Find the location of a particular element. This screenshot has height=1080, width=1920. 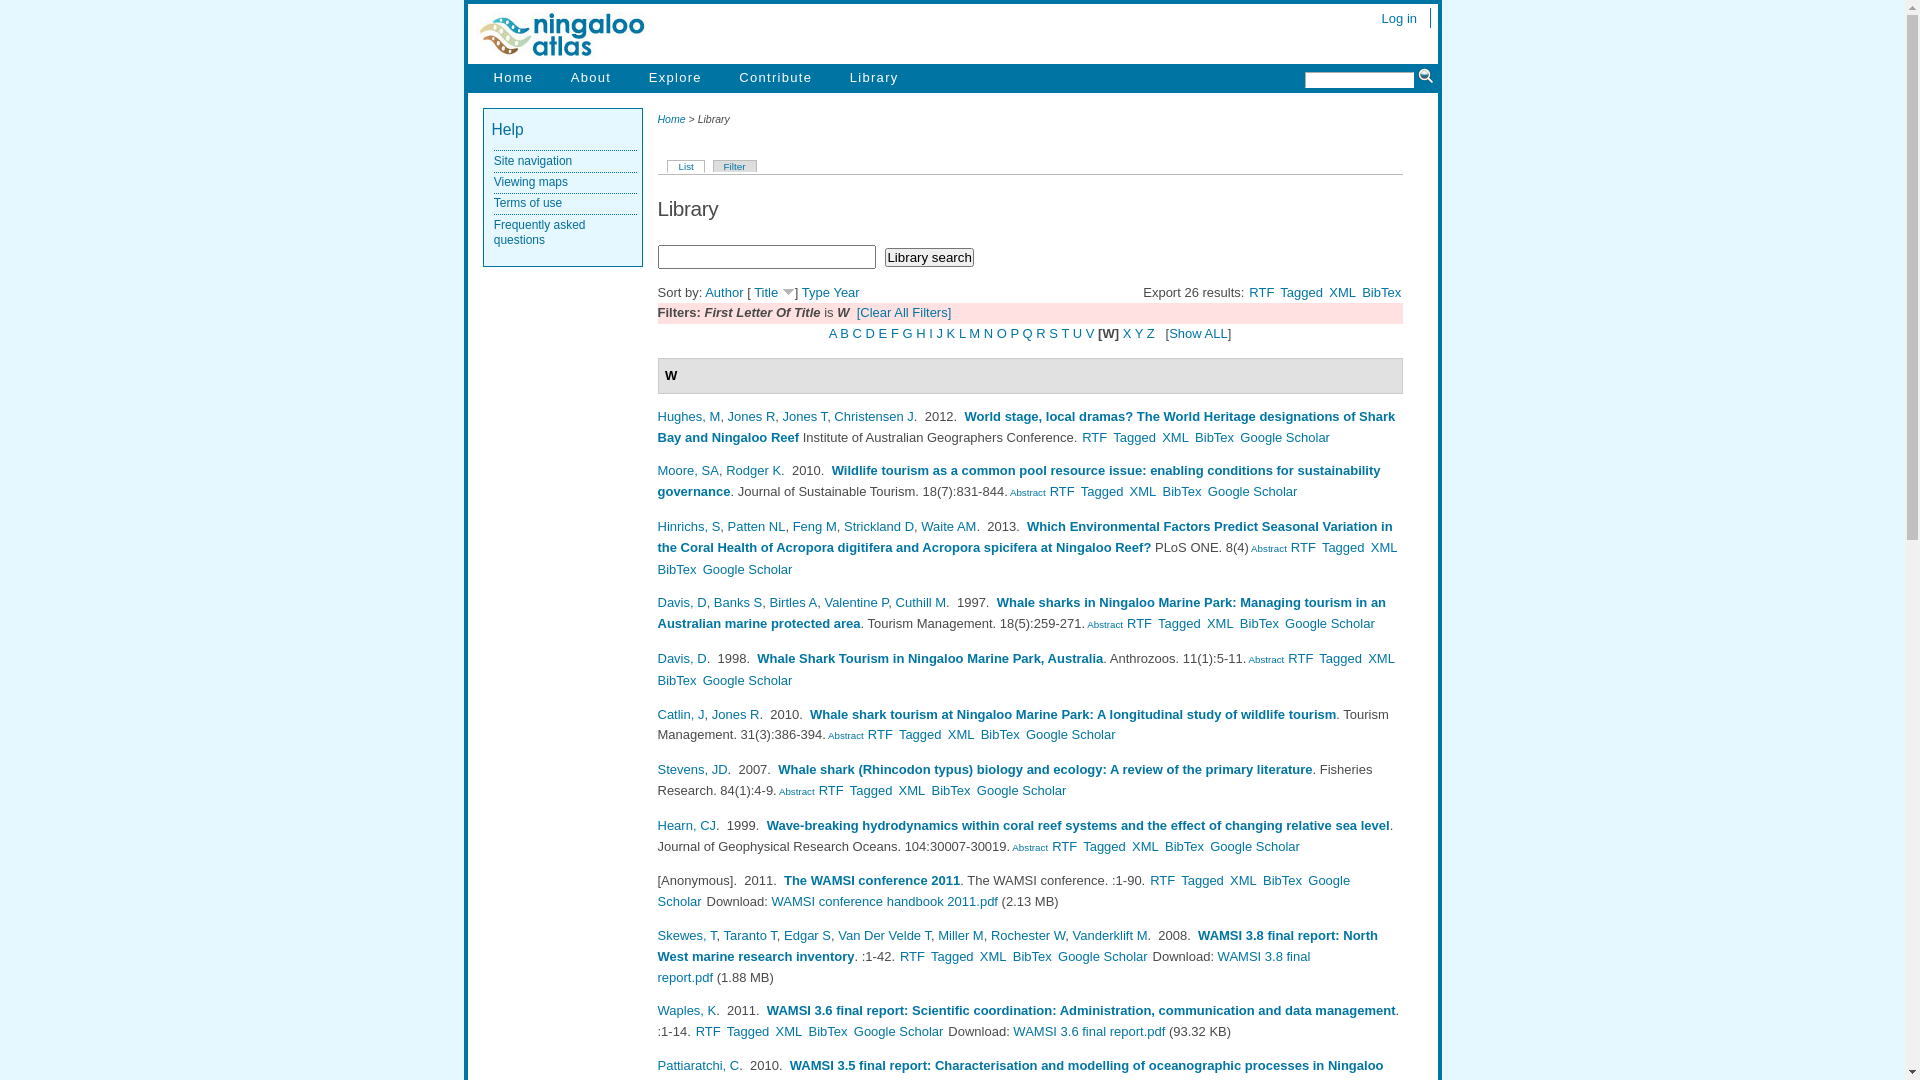

'Christensen J' is located at coordinates (873, 415).